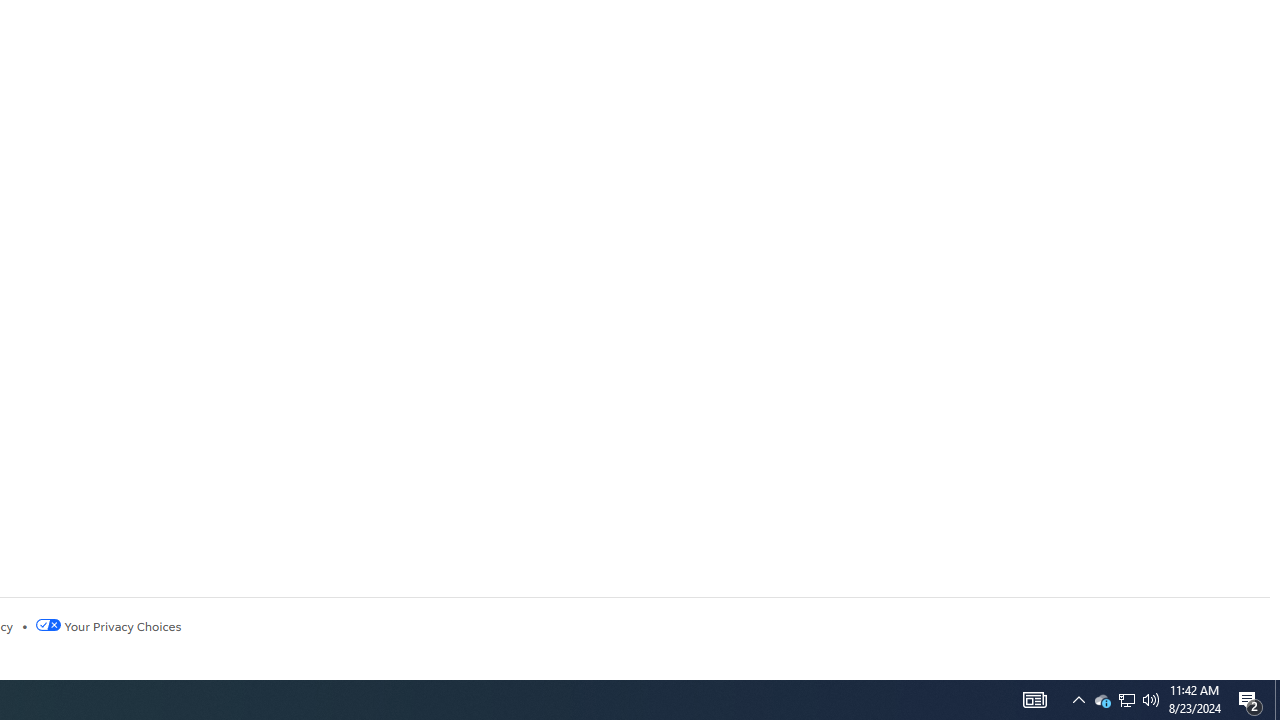 The height and width of the screenshot is (720, 1280). I want to click on ' Your Privacy Choices', so click(107, 625).